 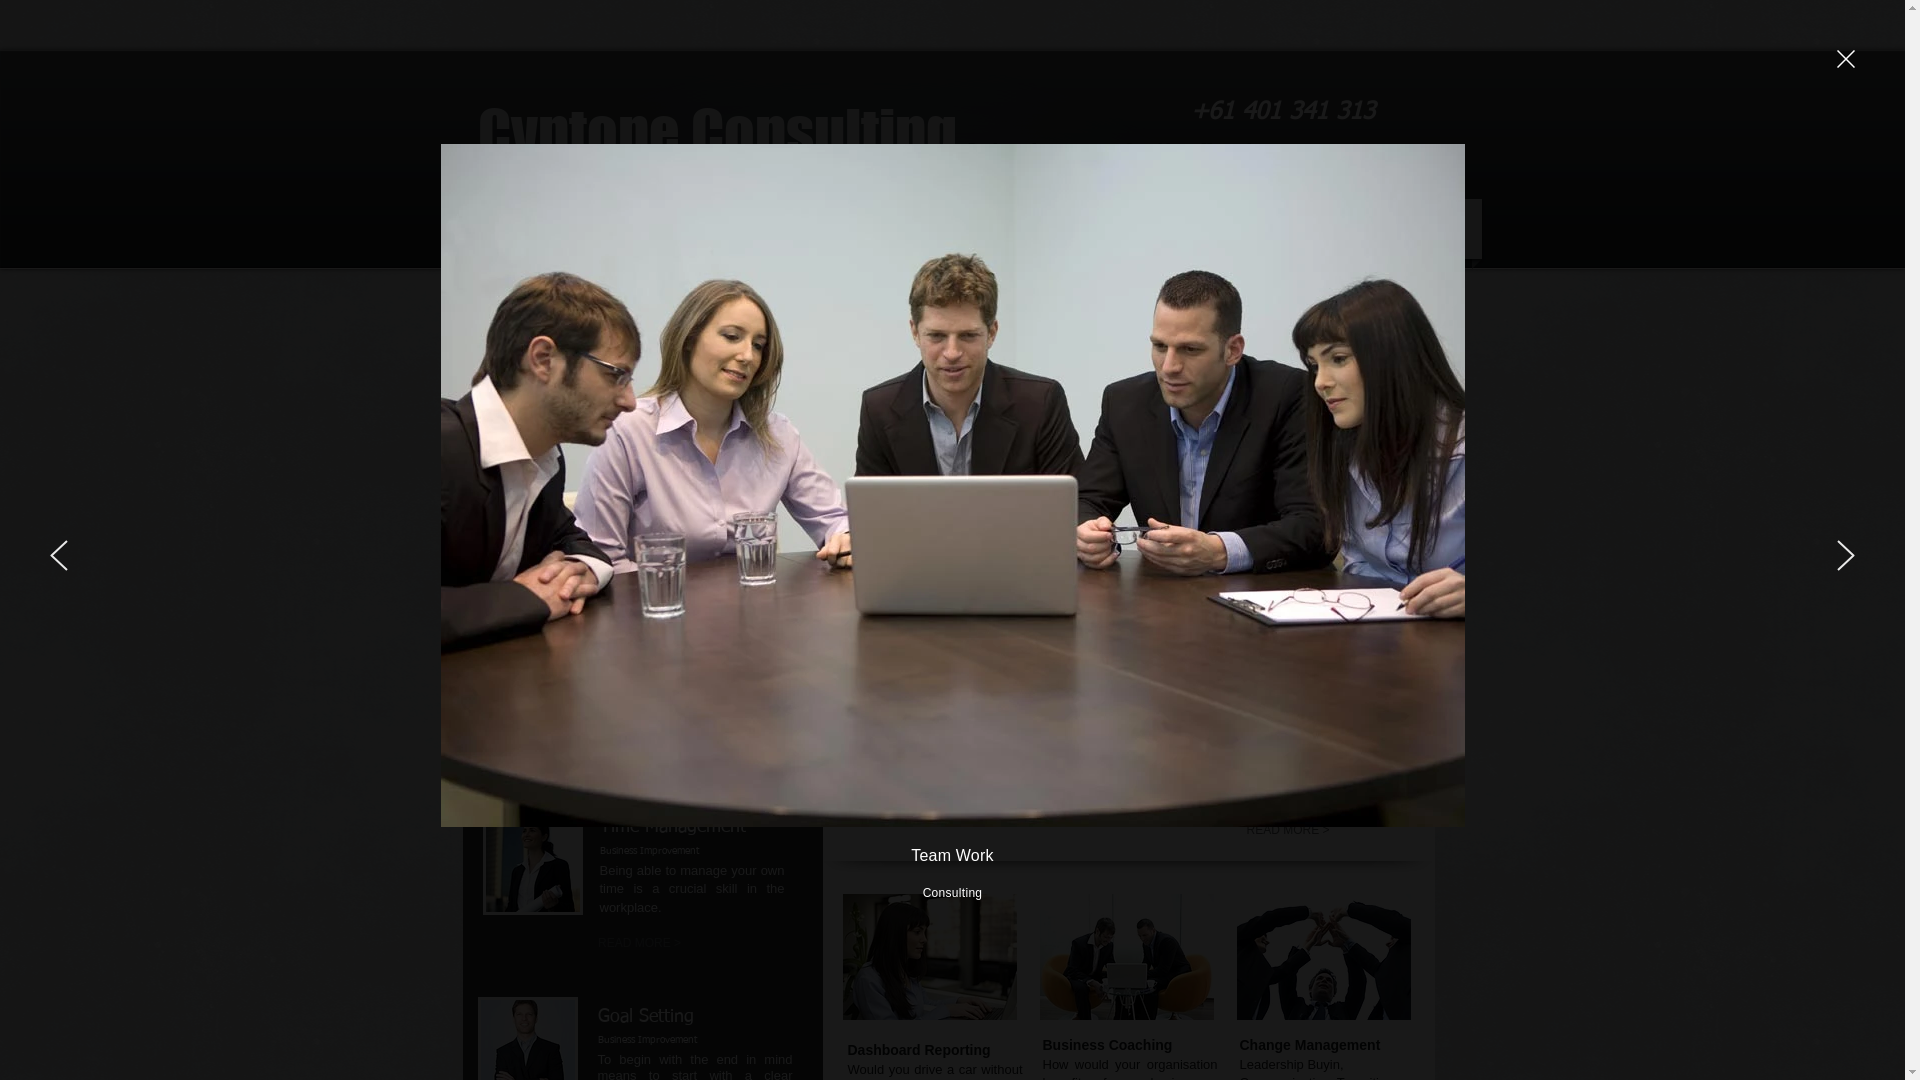 What do you see at coordinates (1287, 226) in the screenshot?
I see `'Cyntone Blog'` at bounding box center [1287, 226].